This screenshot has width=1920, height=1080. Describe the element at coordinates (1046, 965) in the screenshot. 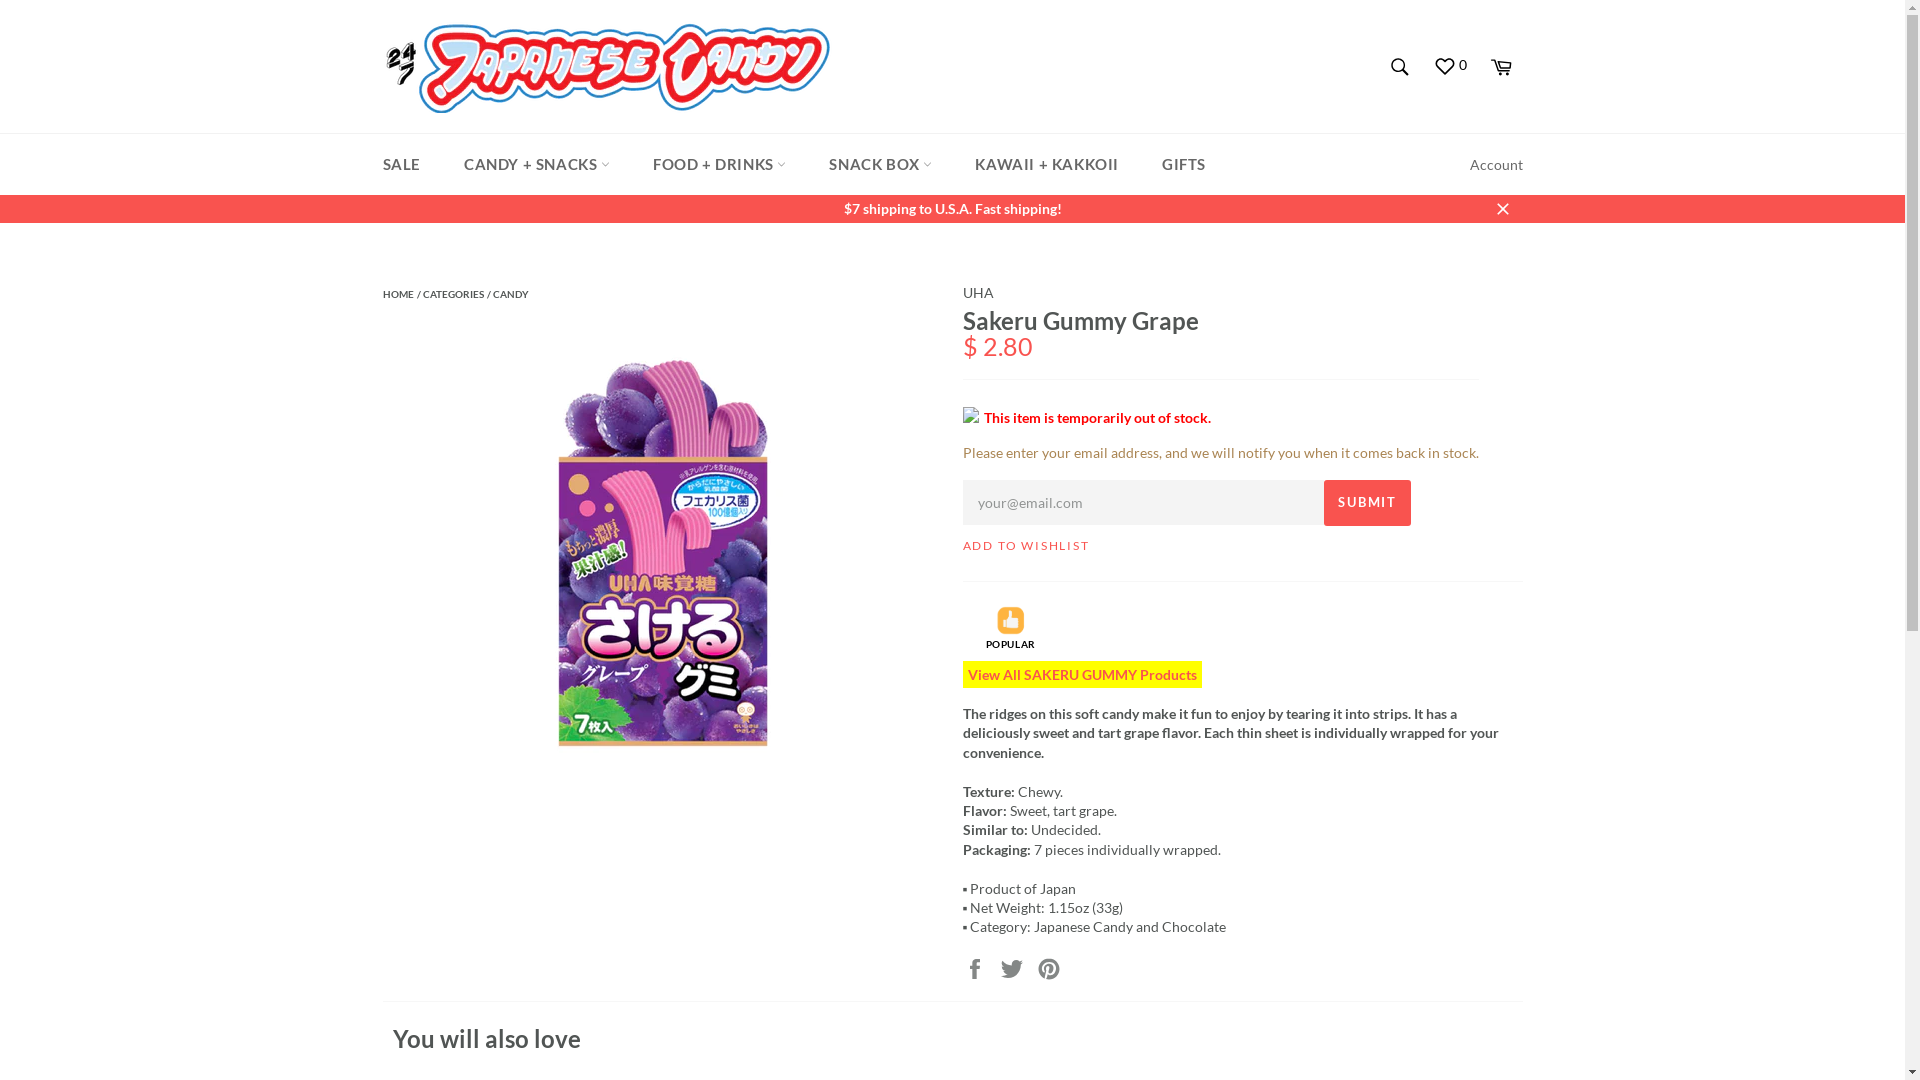

I see `'Pin on Pinterest'` at that location.